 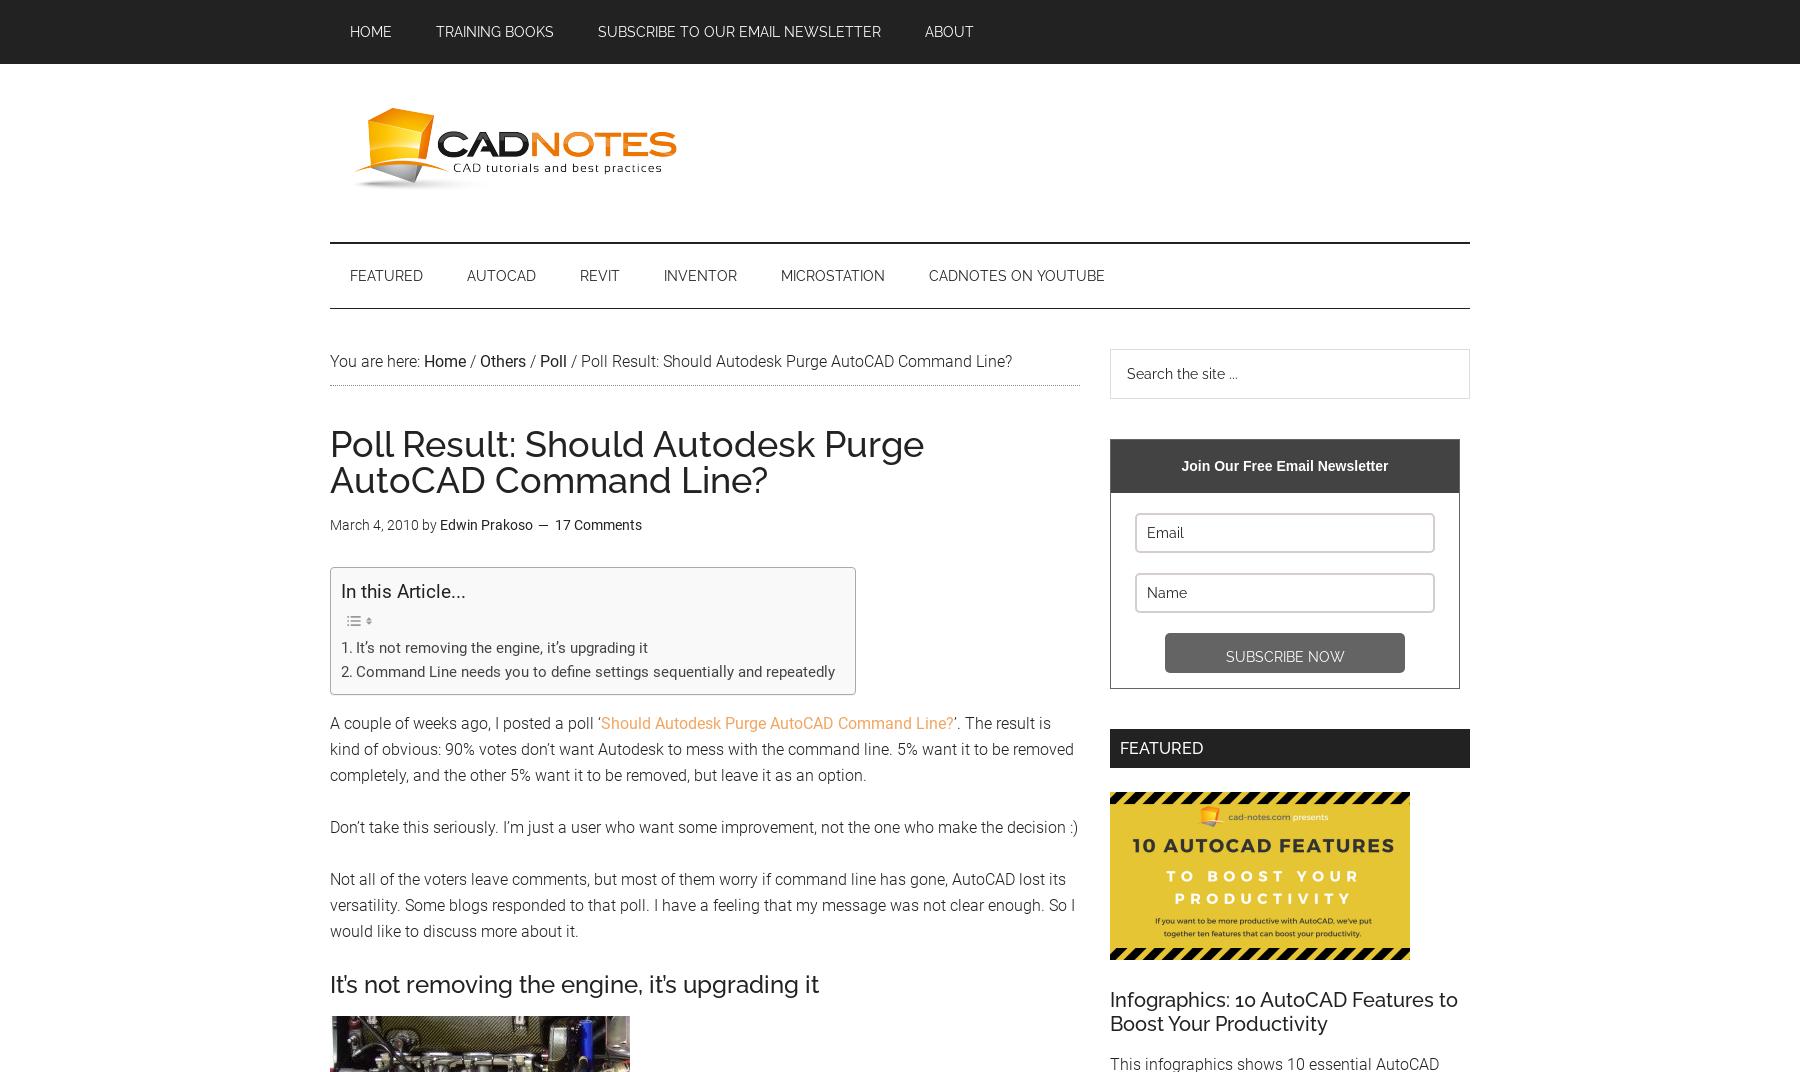 I want to click on 'Subscribe to Our Email Newsletter', so click(x=738, y=31).